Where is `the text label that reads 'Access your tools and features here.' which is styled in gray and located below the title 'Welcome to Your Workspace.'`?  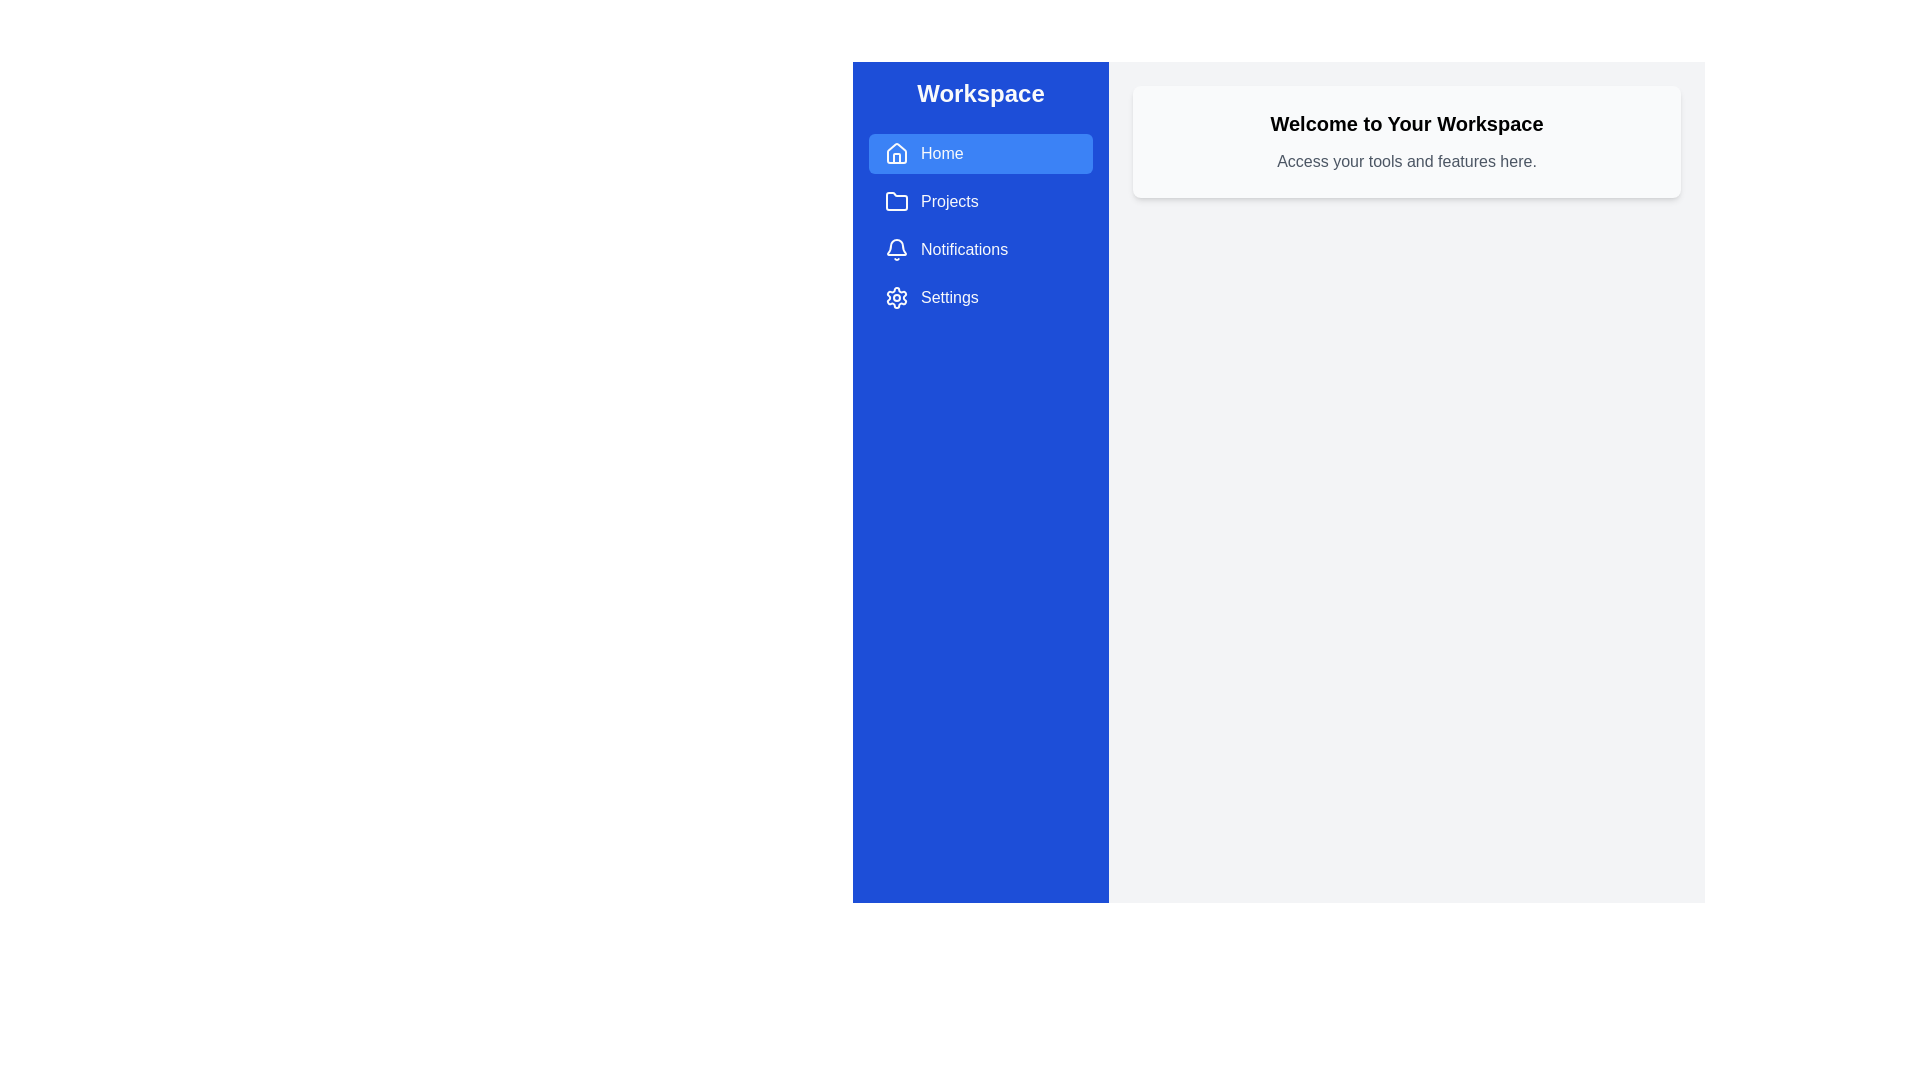 the text label that reads 'Access your tools and features here.' which is styled in gray and located below the title 'Welcome to Your Workspace.' is located at coordinates (1405, 161).